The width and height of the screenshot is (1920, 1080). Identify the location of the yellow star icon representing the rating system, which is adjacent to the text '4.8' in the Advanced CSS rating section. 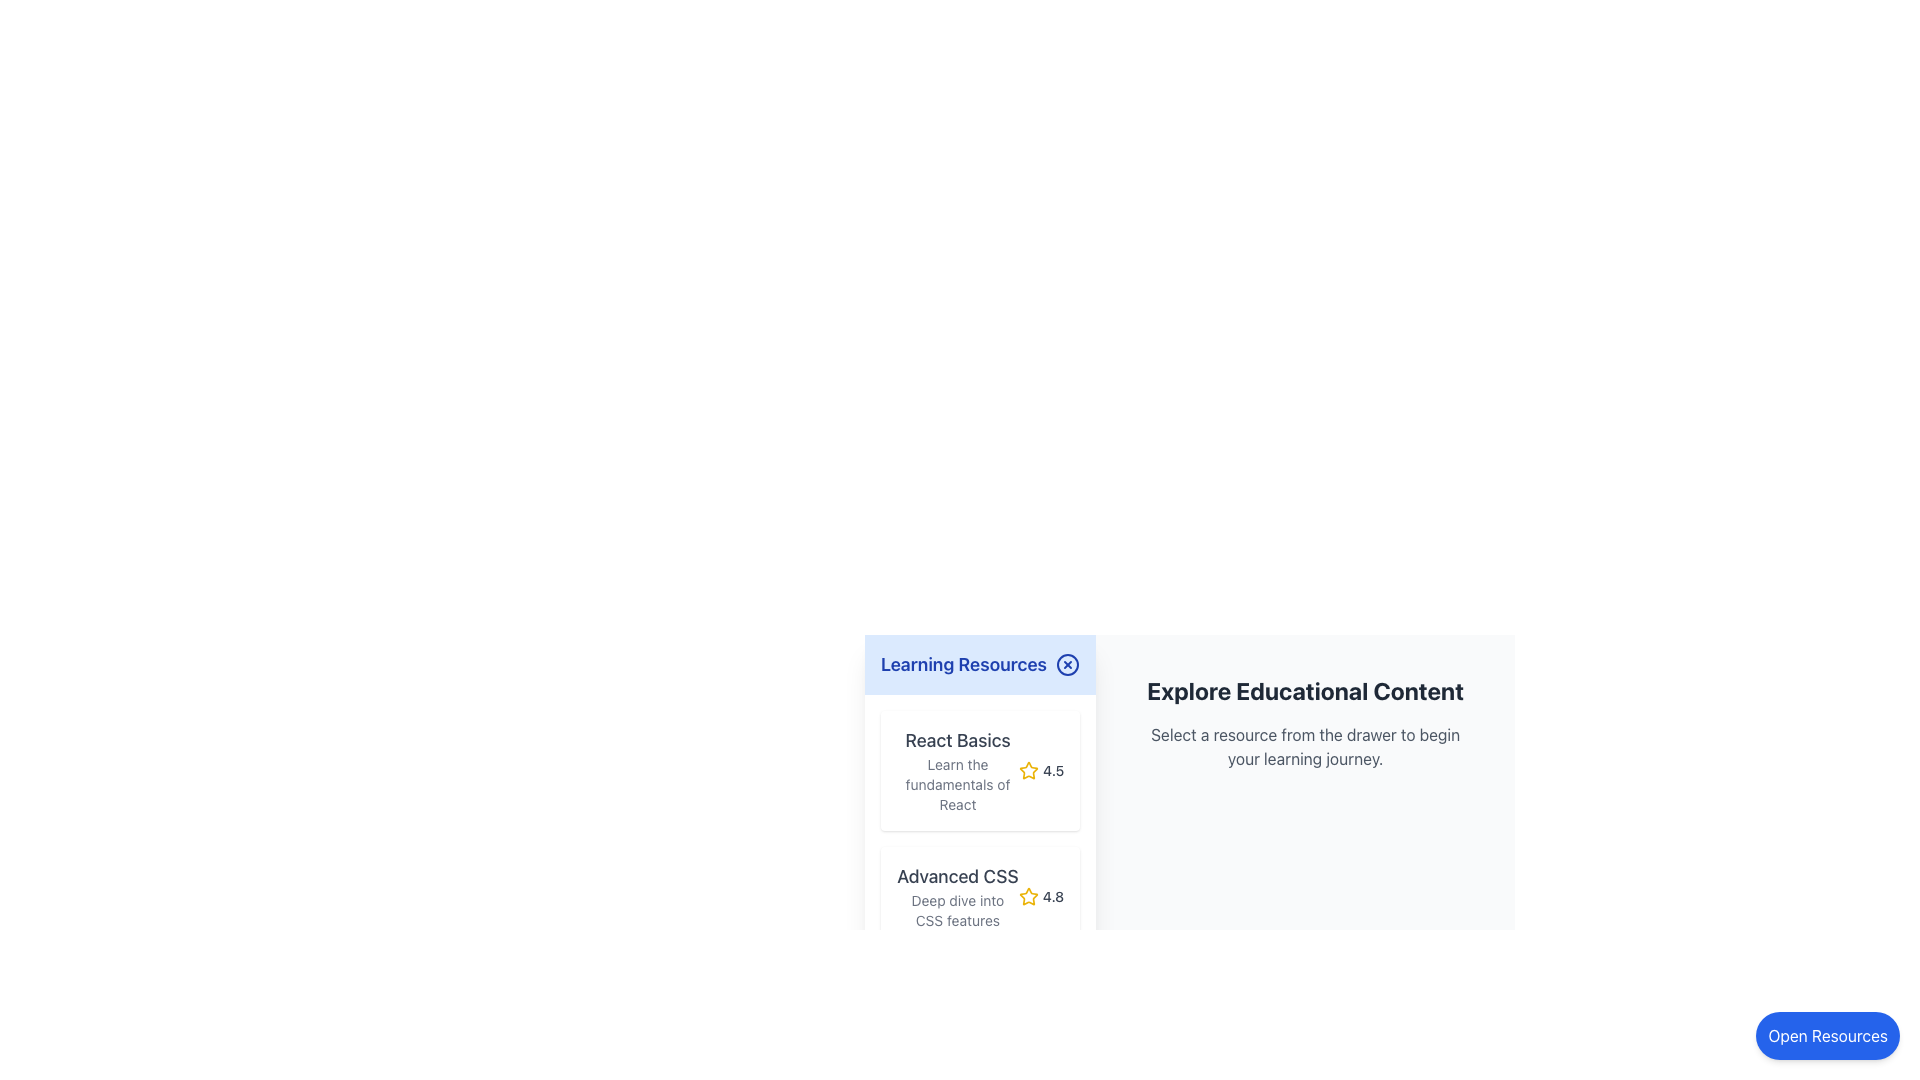
(1028, 896).